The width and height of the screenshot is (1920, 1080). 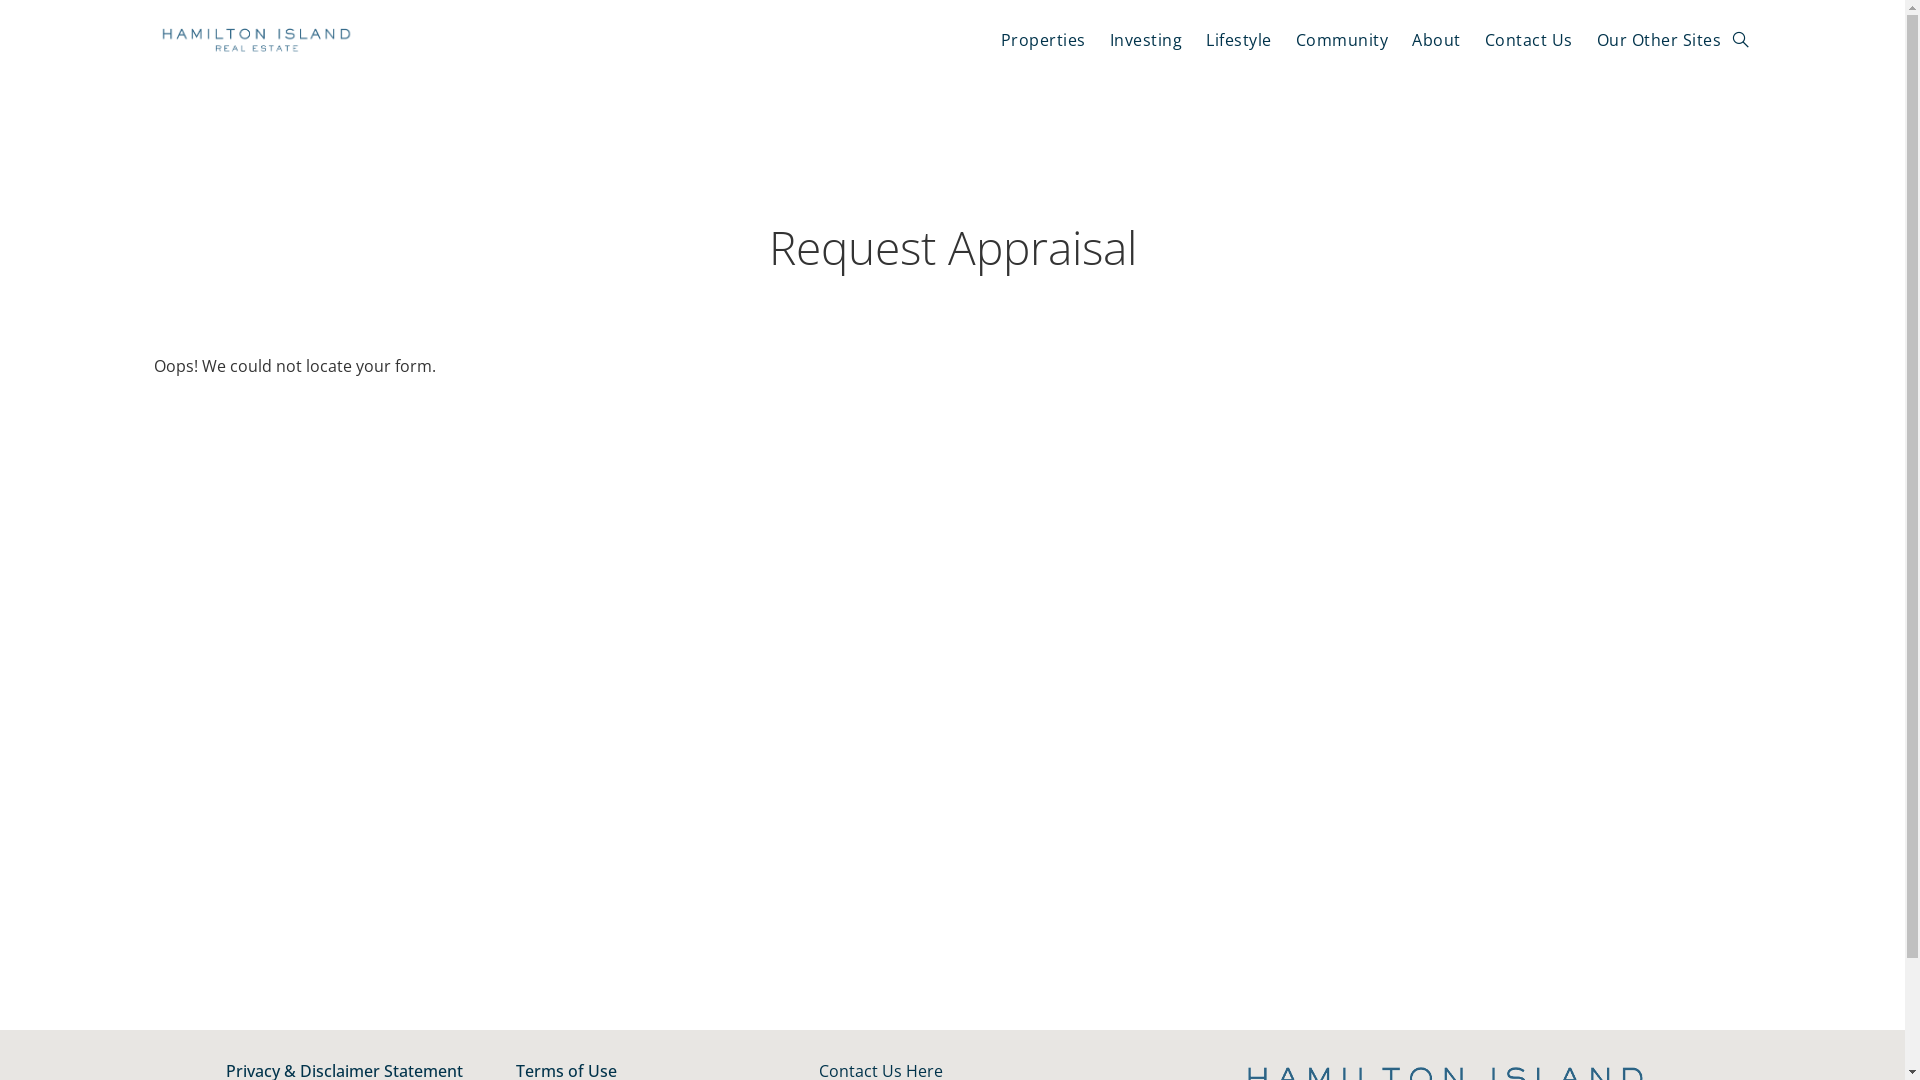 I want to click on 'Contact Us', so click(x=1528, y=39).